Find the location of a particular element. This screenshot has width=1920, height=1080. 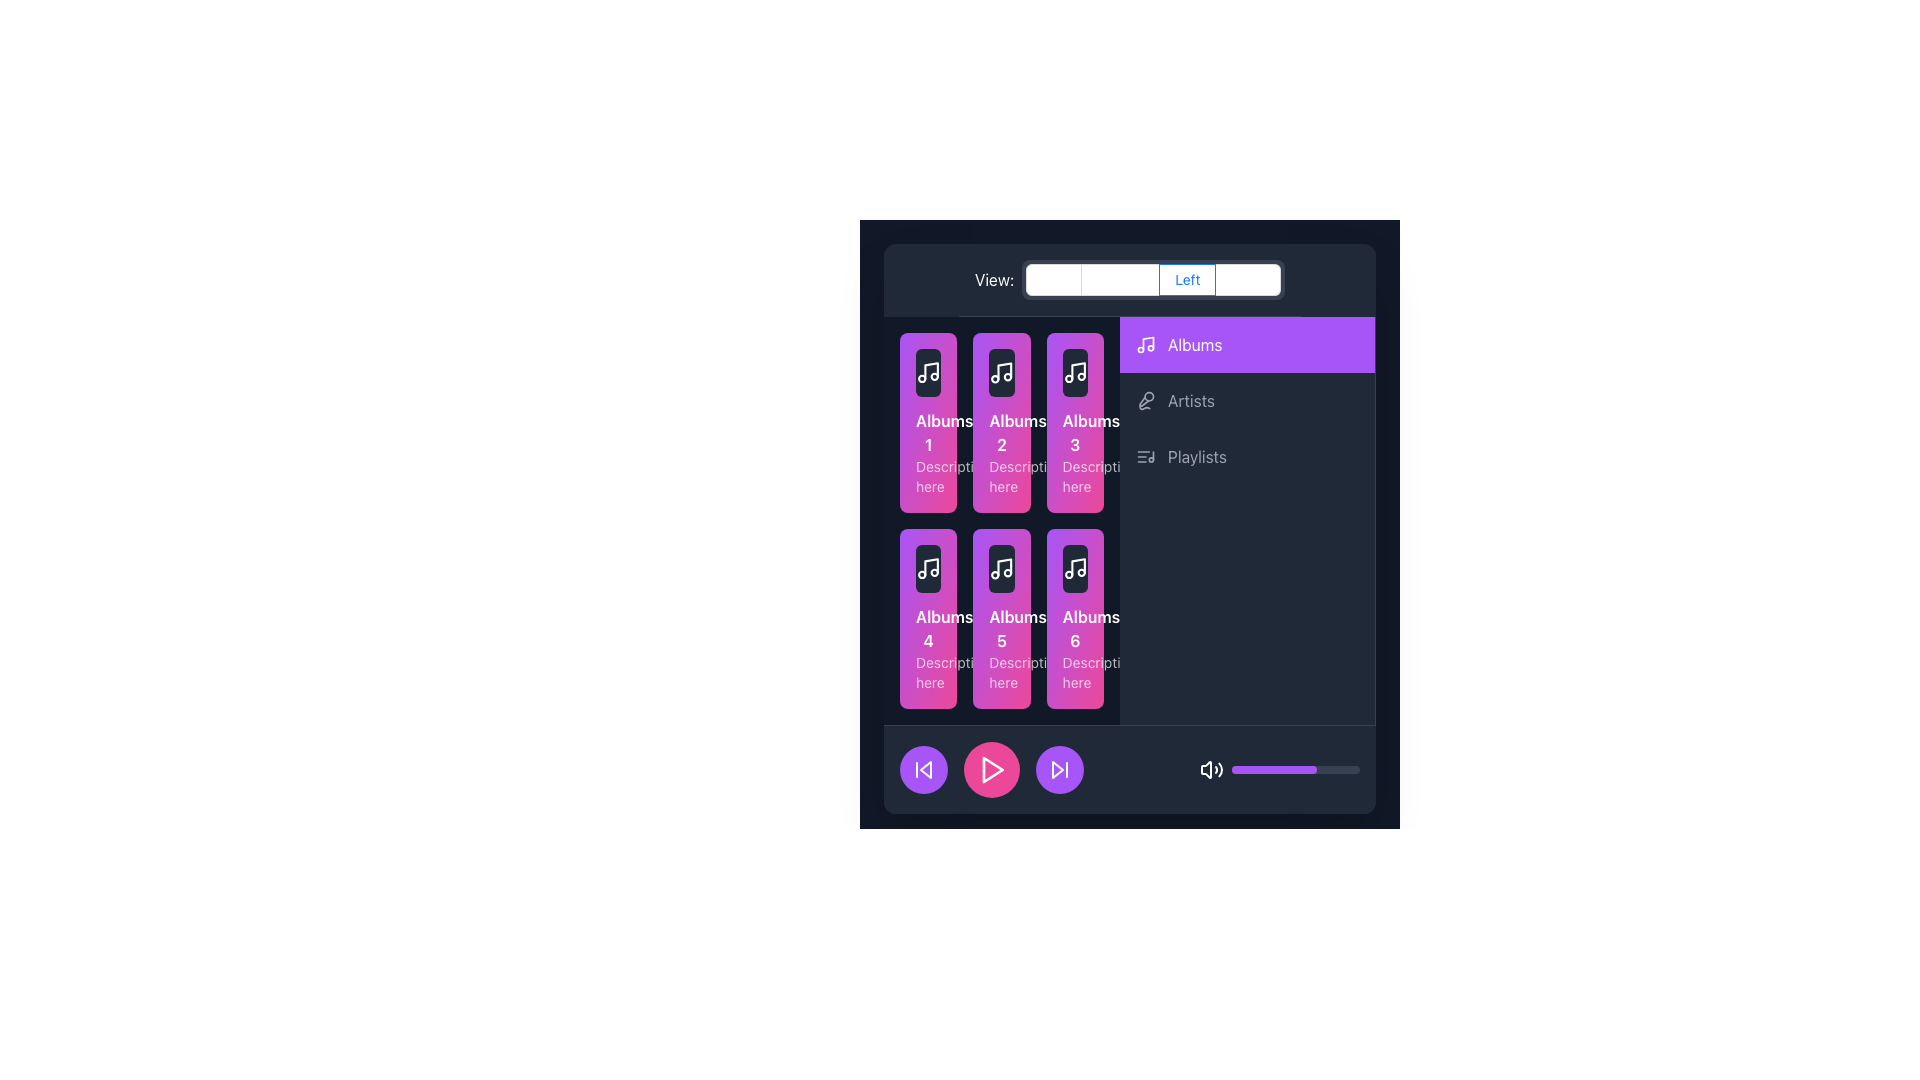

the circular purple skip-backward button located is located at coordinates (923, 769).